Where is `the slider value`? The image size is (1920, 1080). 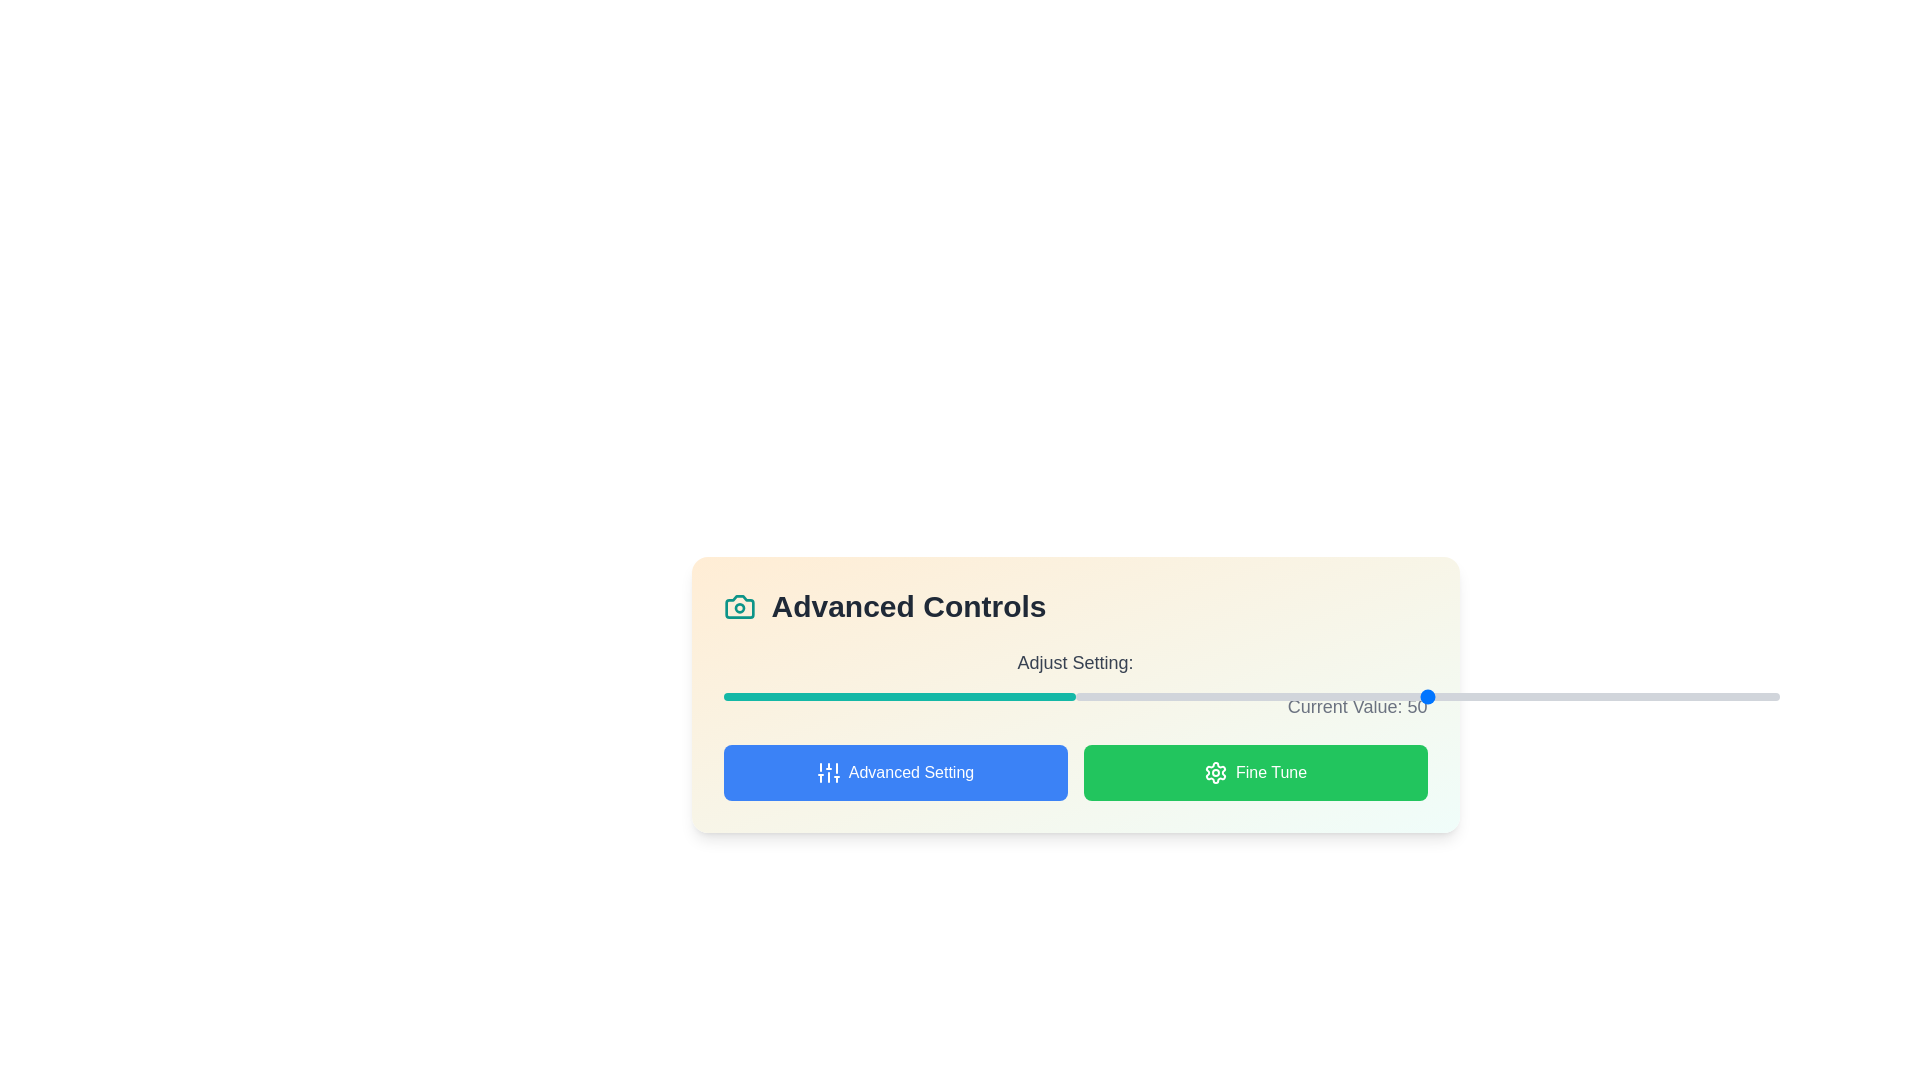 the slider value is located at coordinates (1152, 696).